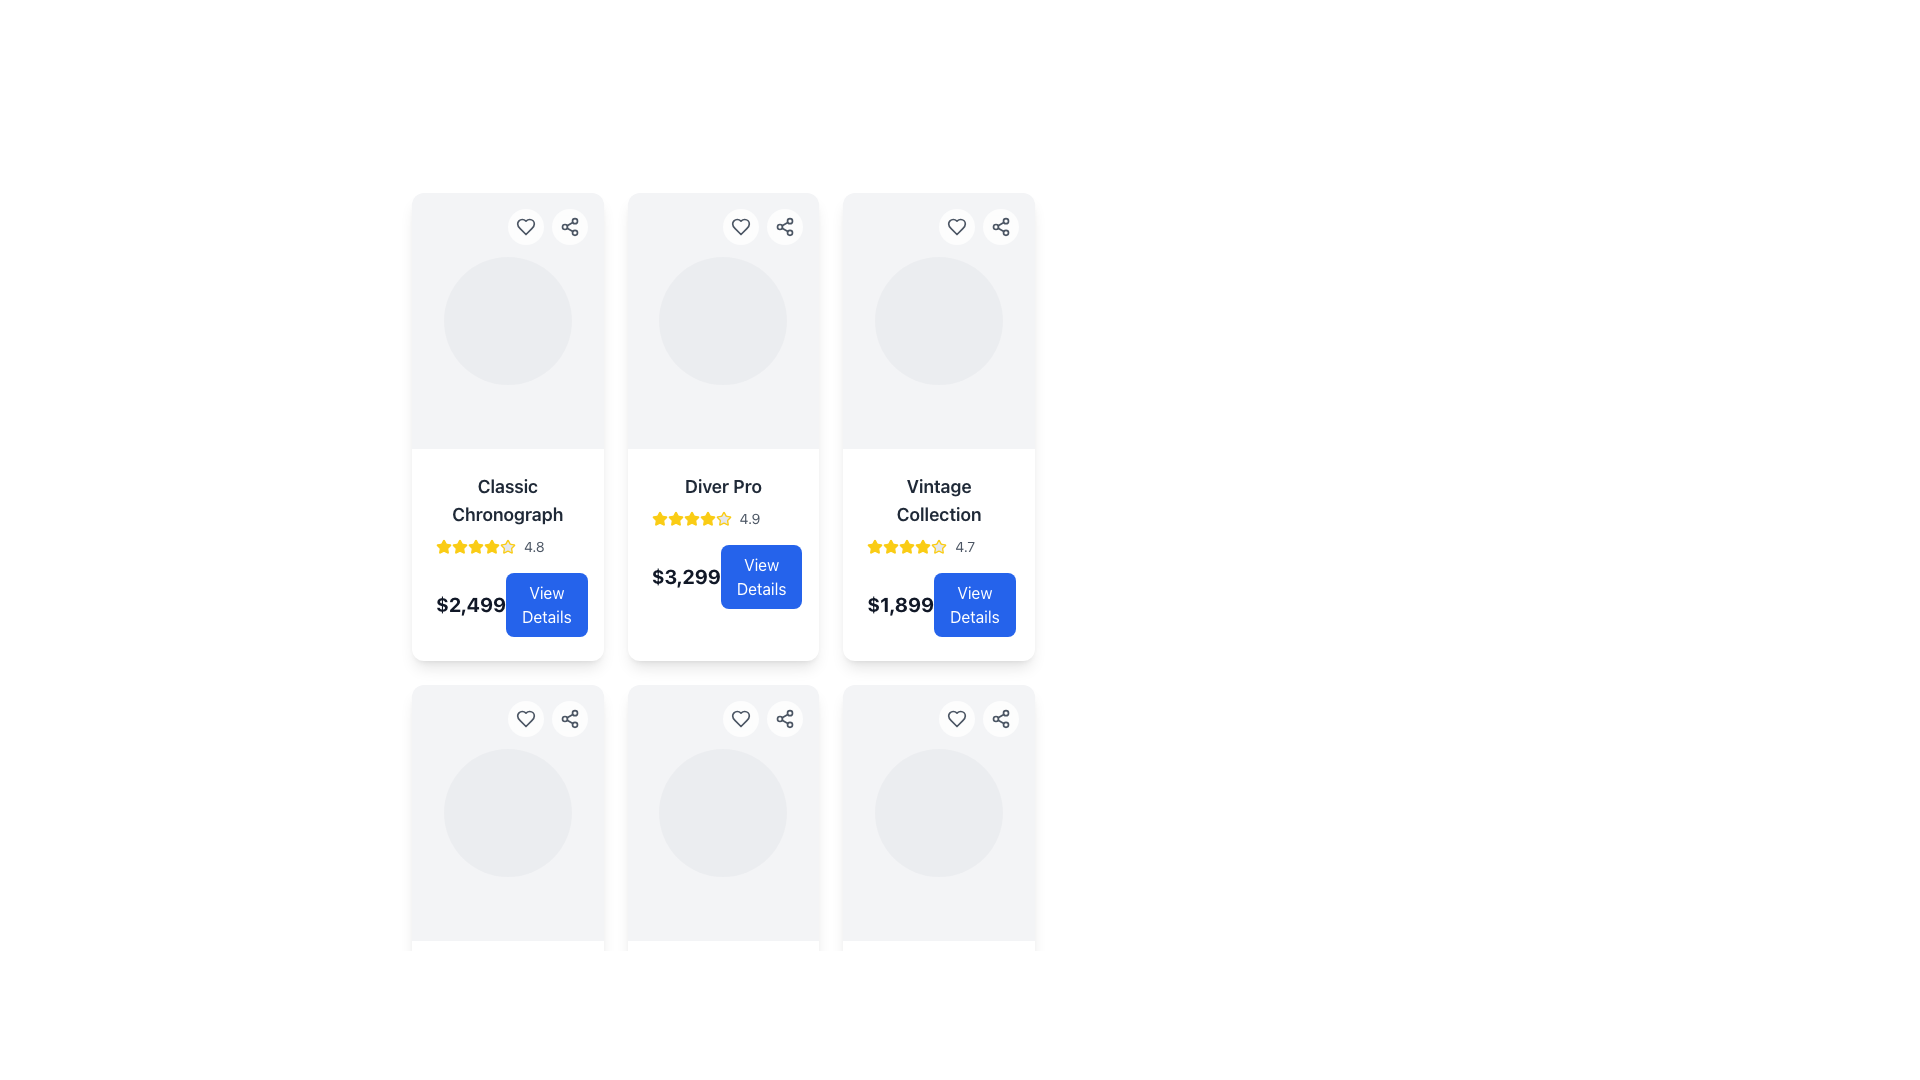 The height and width of the screenshot is (1080, 1920). What do you see at coordinates (568, 226) in the screenshot?
I see `the circular share button in the top-right corner of the 'Classic Chronograph' product card to change its icon color to blue` at bounding box center [568, 226].